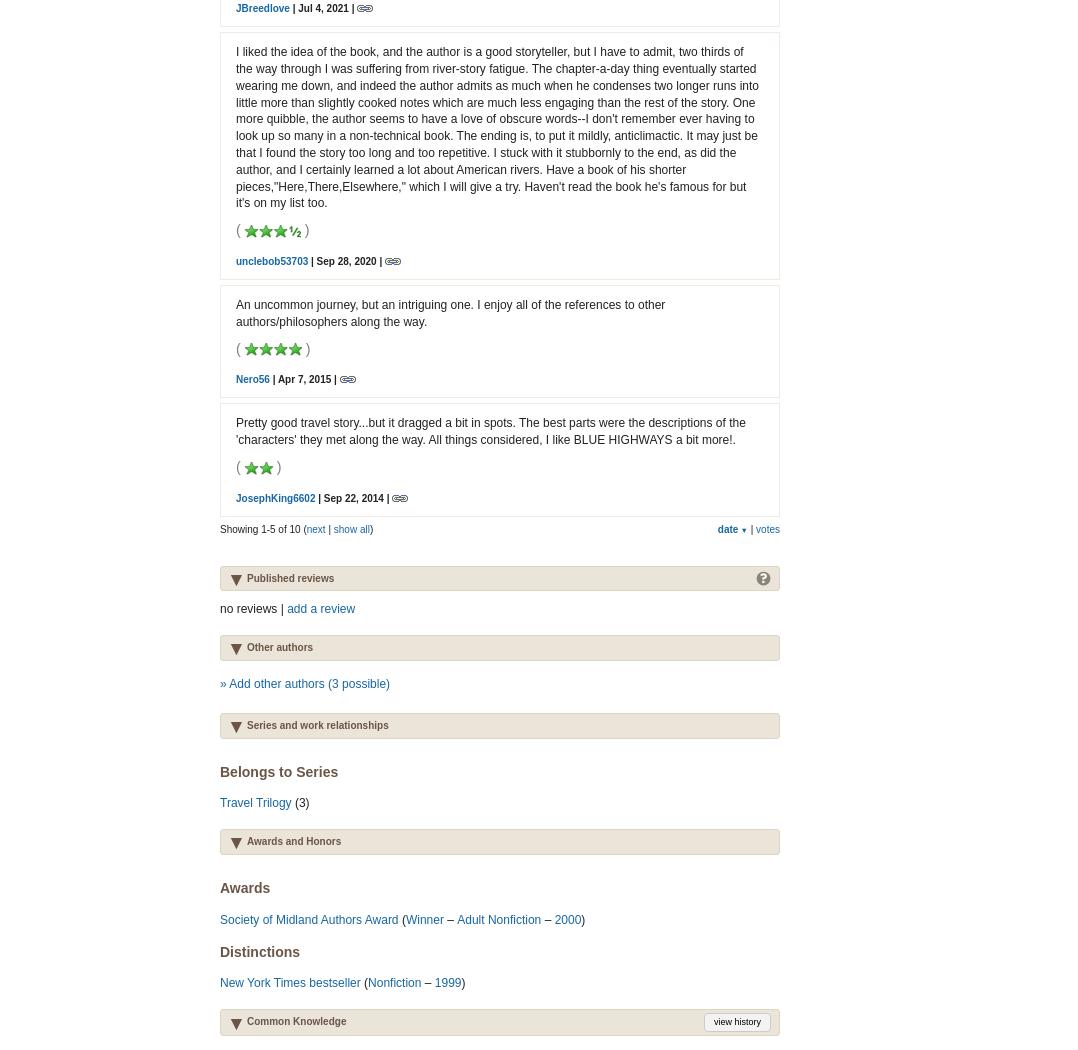 Image resolution: width=1078 pixels, height=1050 pixels. Describe the element at coordinates (261, 8) in the screenshot. I see `'JBreedlove'` at that location.